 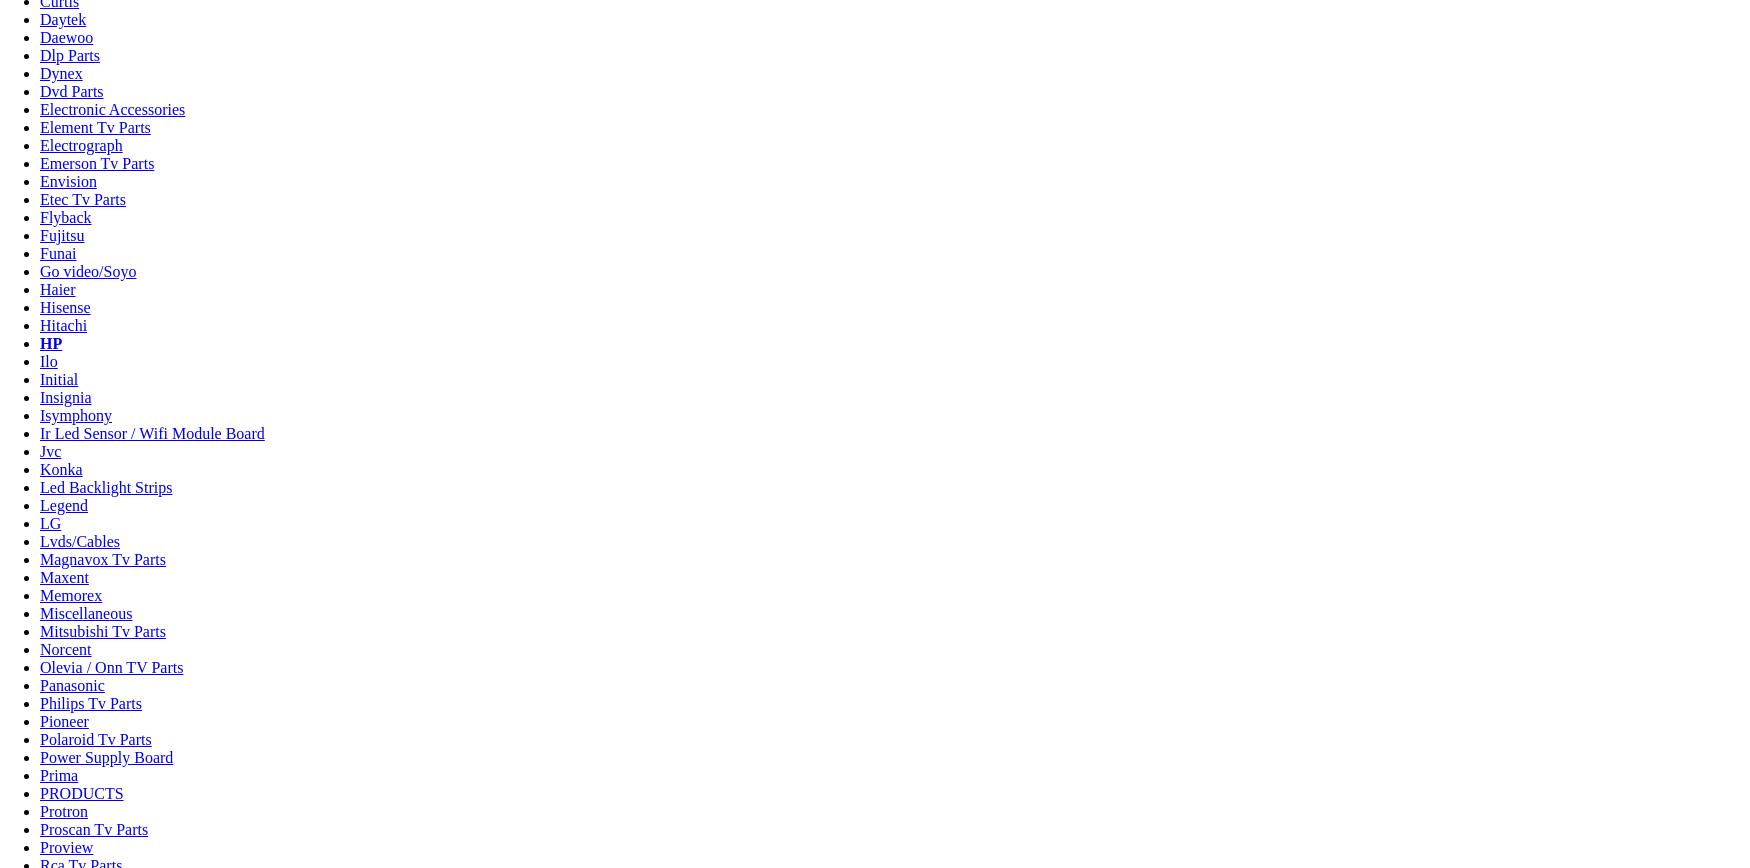 What do you see at coordinates (39, 181) in the screenshot?
I see `'Envision'` at bounding box center [39, 181].